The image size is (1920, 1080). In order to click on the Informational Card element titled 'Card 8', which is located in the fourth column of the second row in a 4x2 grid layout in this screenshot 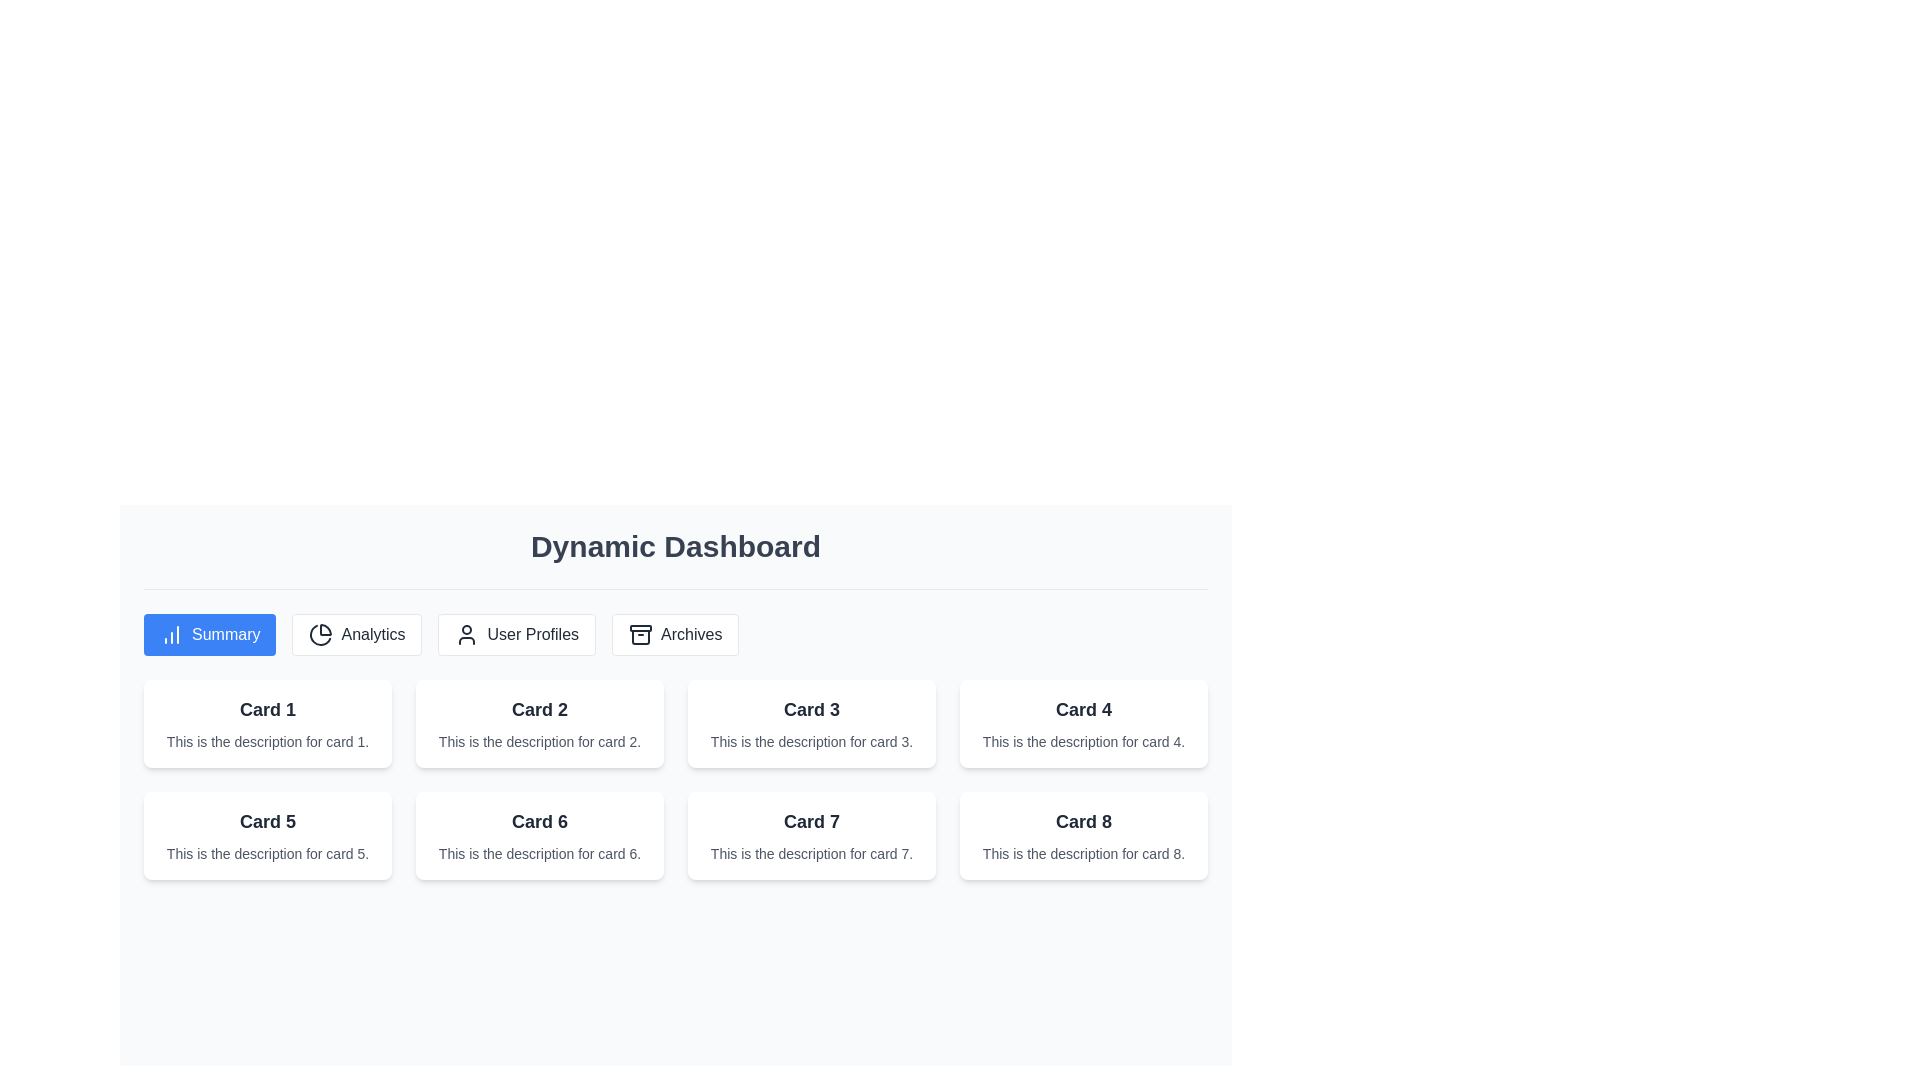, I will do `click(1083, 836)`.